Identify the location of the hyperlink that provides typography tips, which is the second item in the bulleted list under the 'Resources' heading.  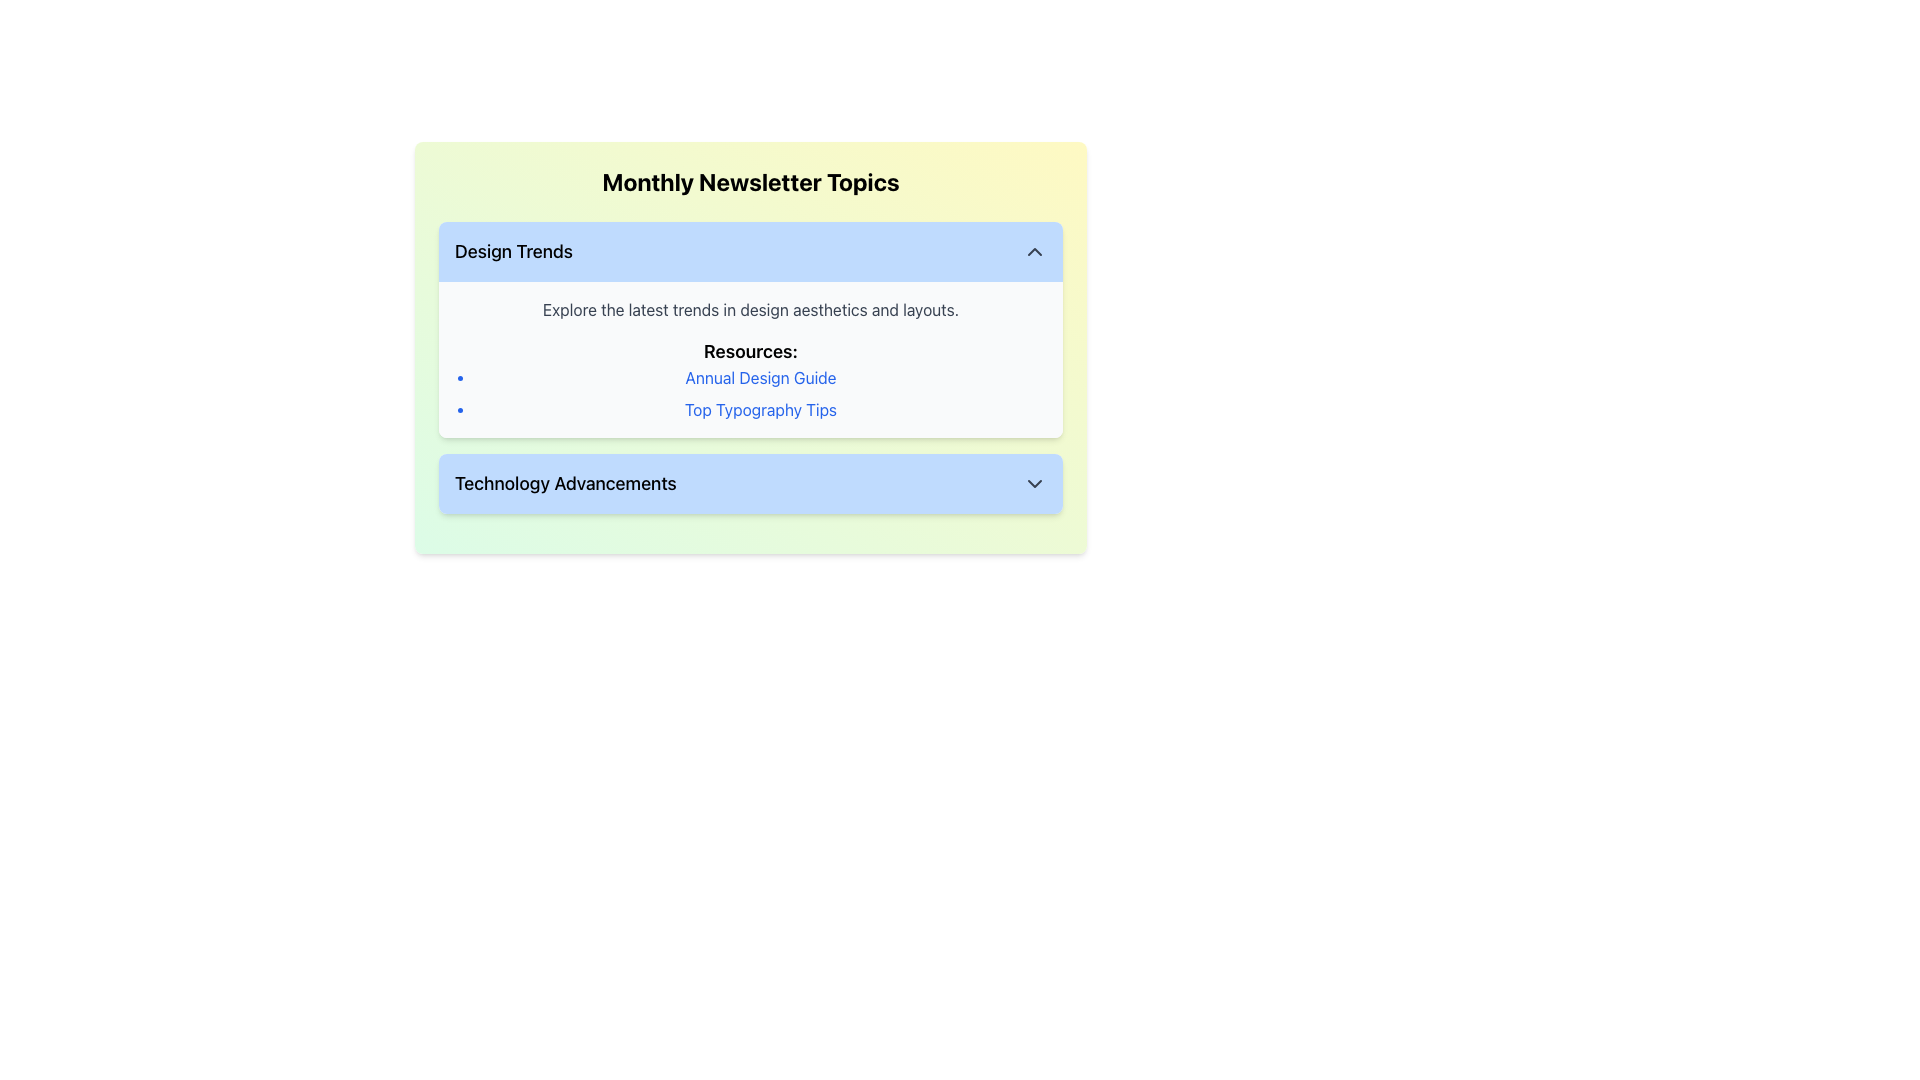
(760, 408).